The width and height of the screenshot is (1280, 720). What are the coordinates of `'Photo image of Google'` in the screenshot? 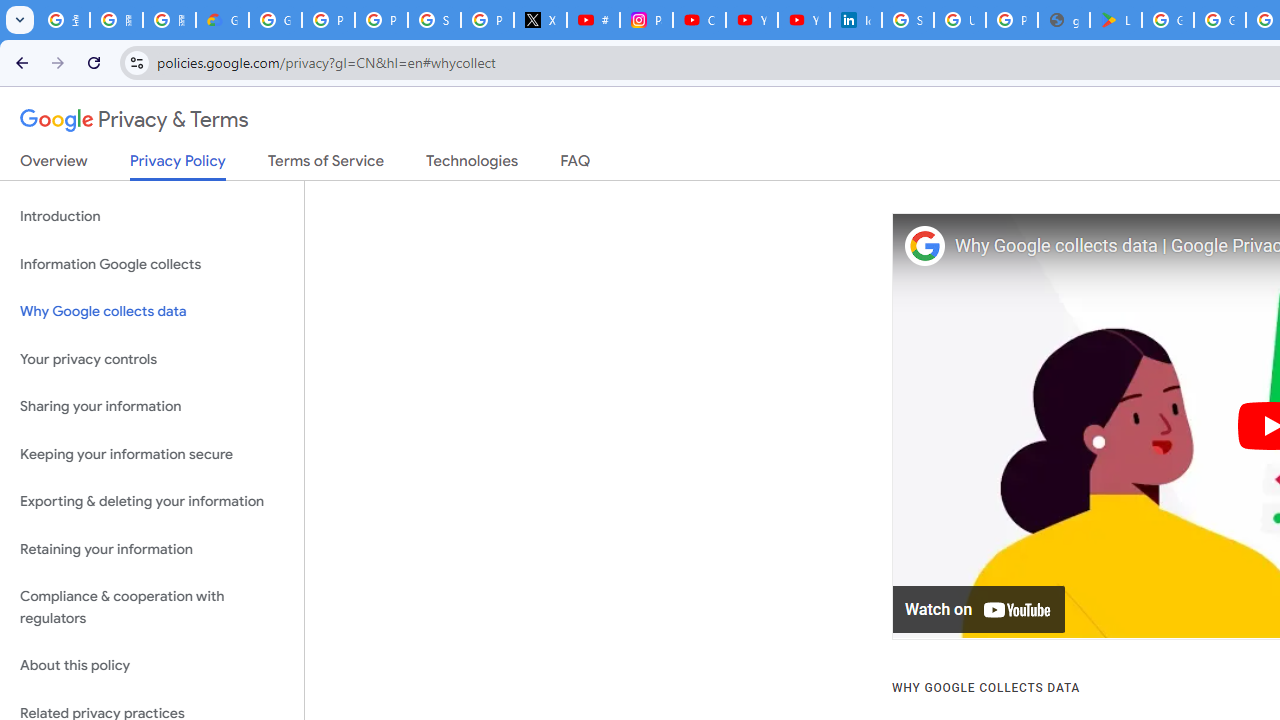 It's located at (923, 245).